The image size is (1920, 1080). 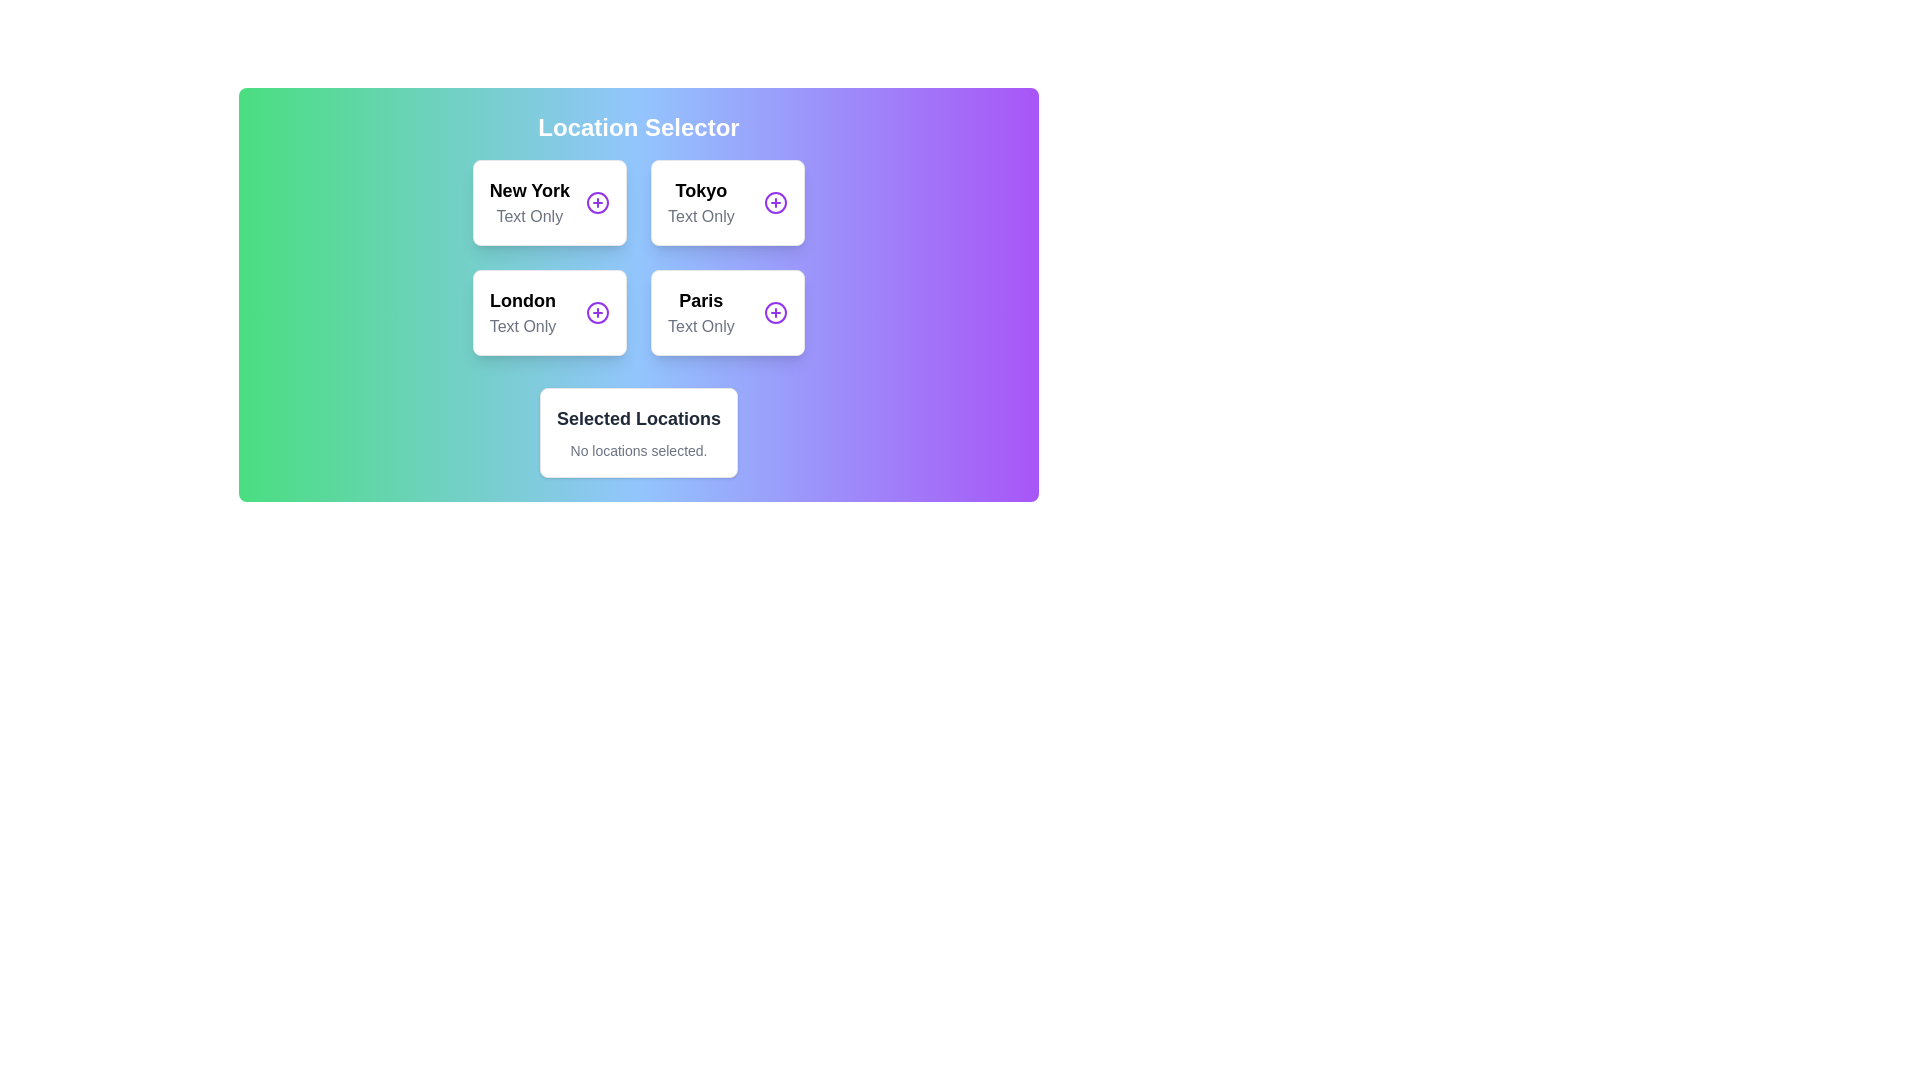 What do you see at coordinates (637, 418) in the screenshot?
I see `the title text label indicating the purpose of the card that displays the currently selected locations, which is located in the lower portion of the white card section` at bounding box center [637, 418].